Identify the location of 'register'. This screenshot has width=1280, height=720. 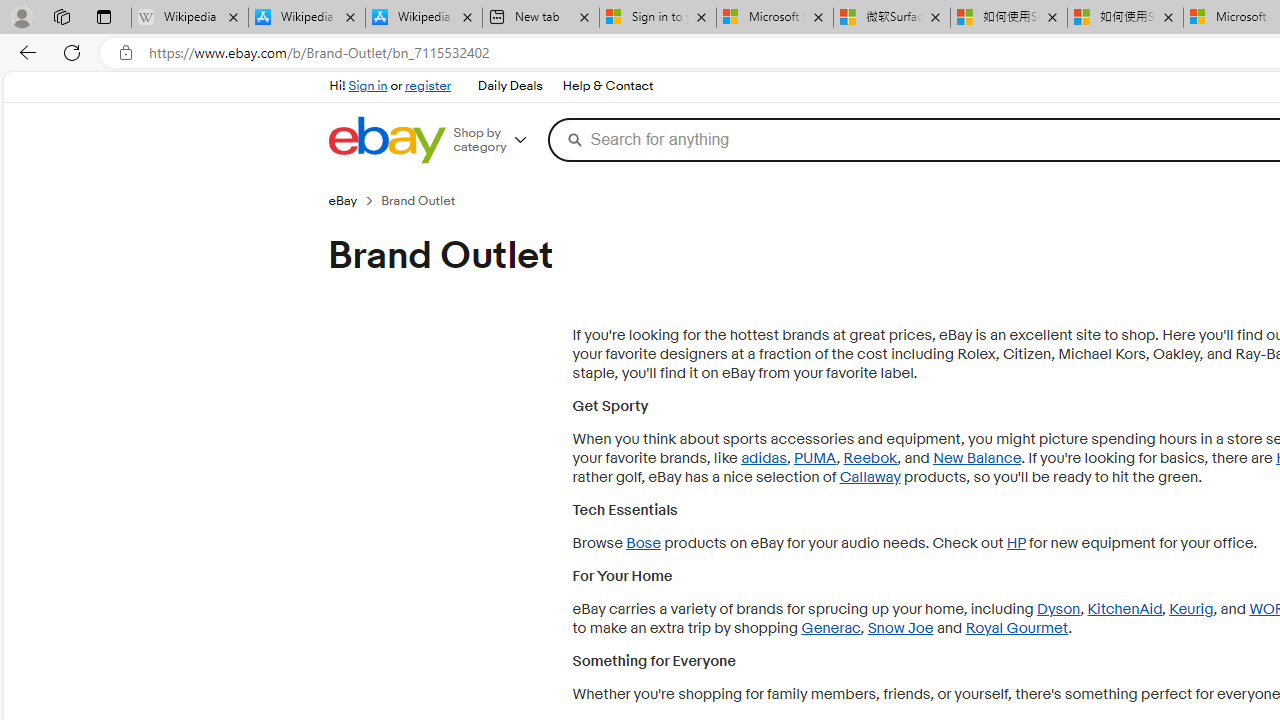
(427, 85).